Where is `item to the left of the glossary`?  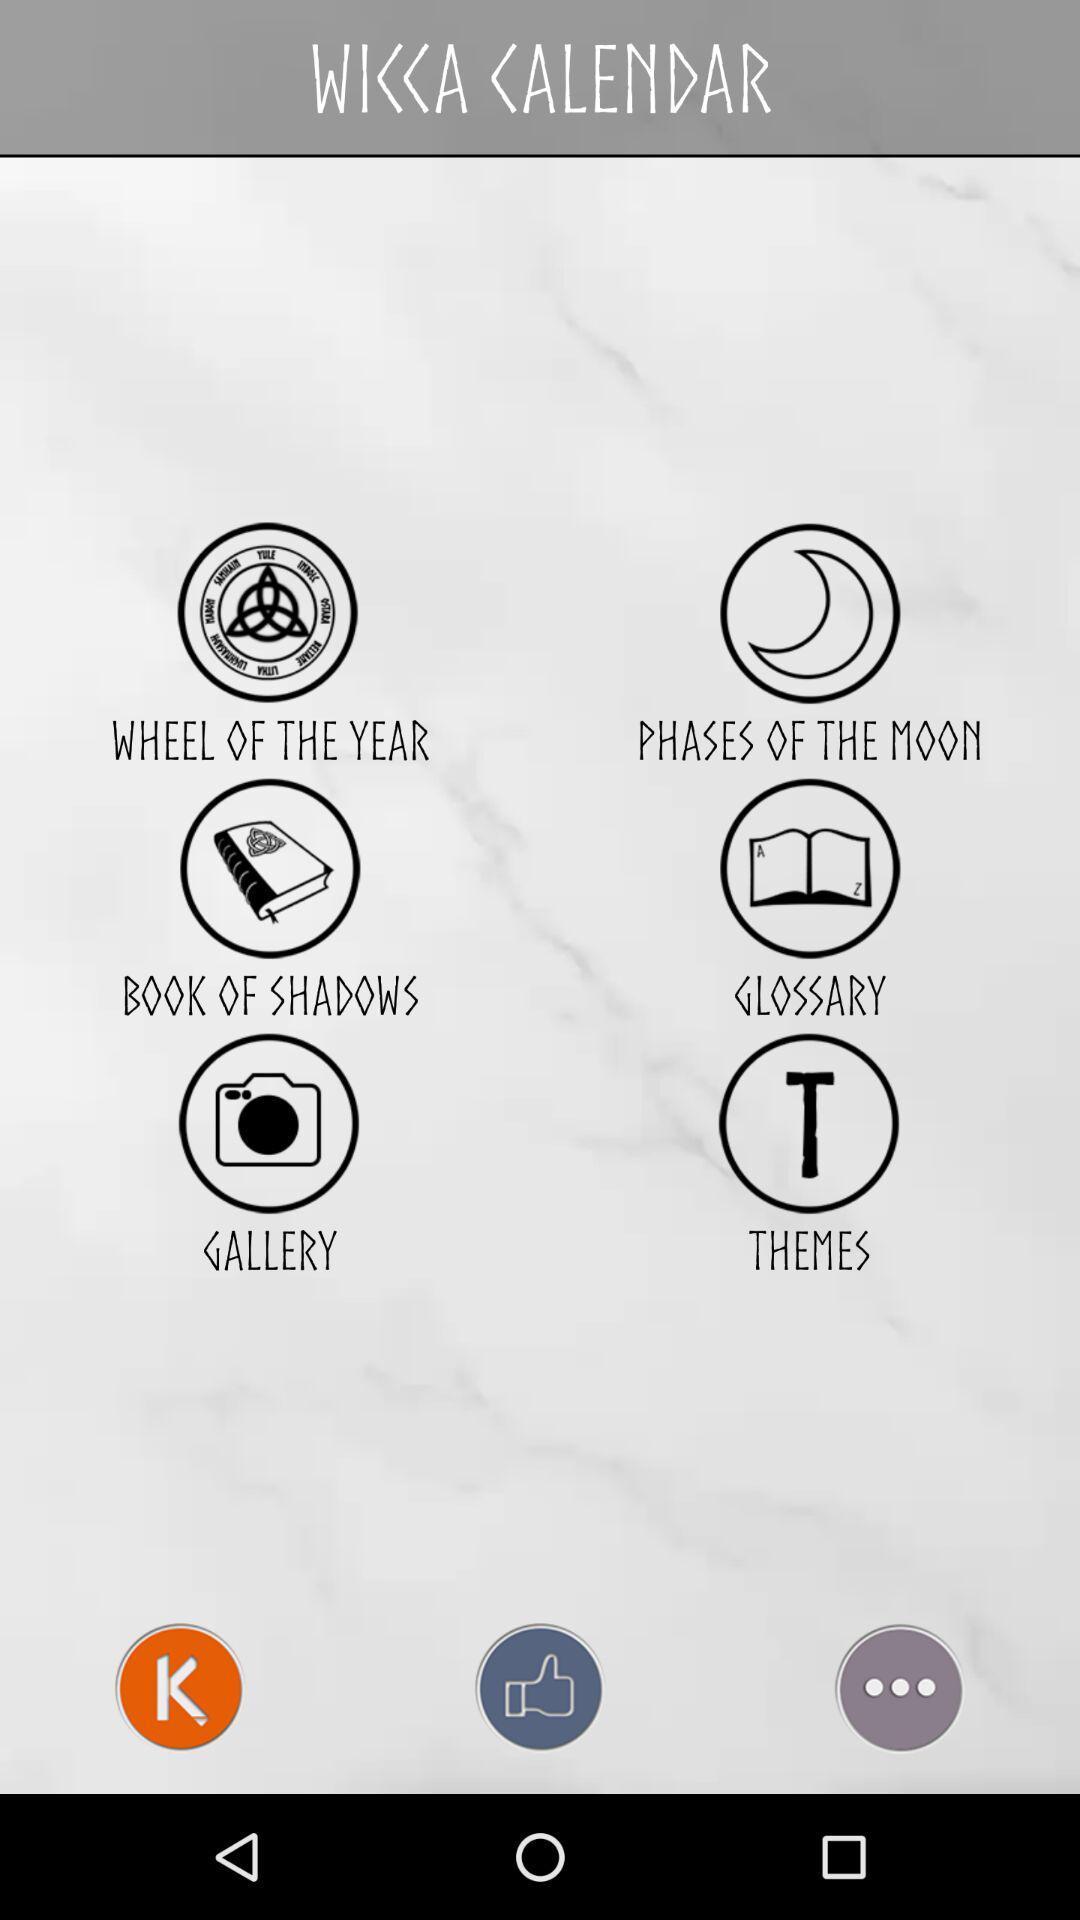 item to the left of the glossary is located at coordinates (268, 1123).